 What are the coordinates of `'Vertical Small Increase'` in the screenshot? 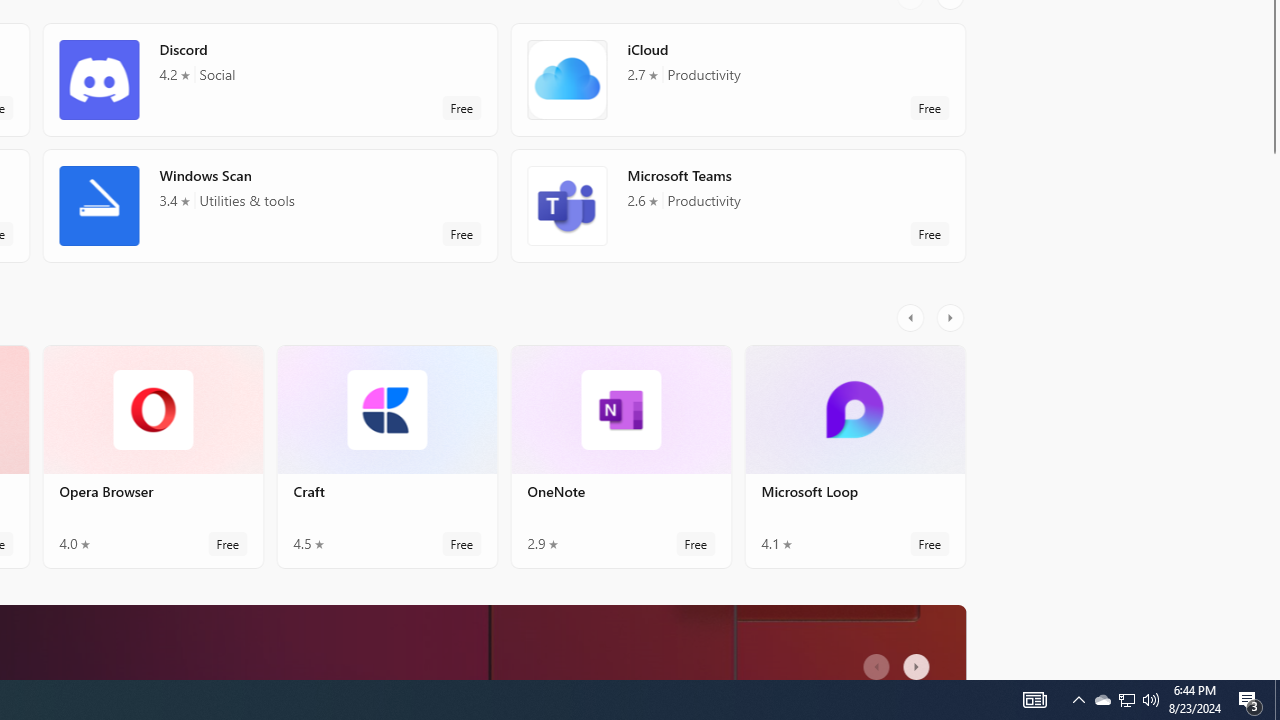 It's located at (1271, 672).